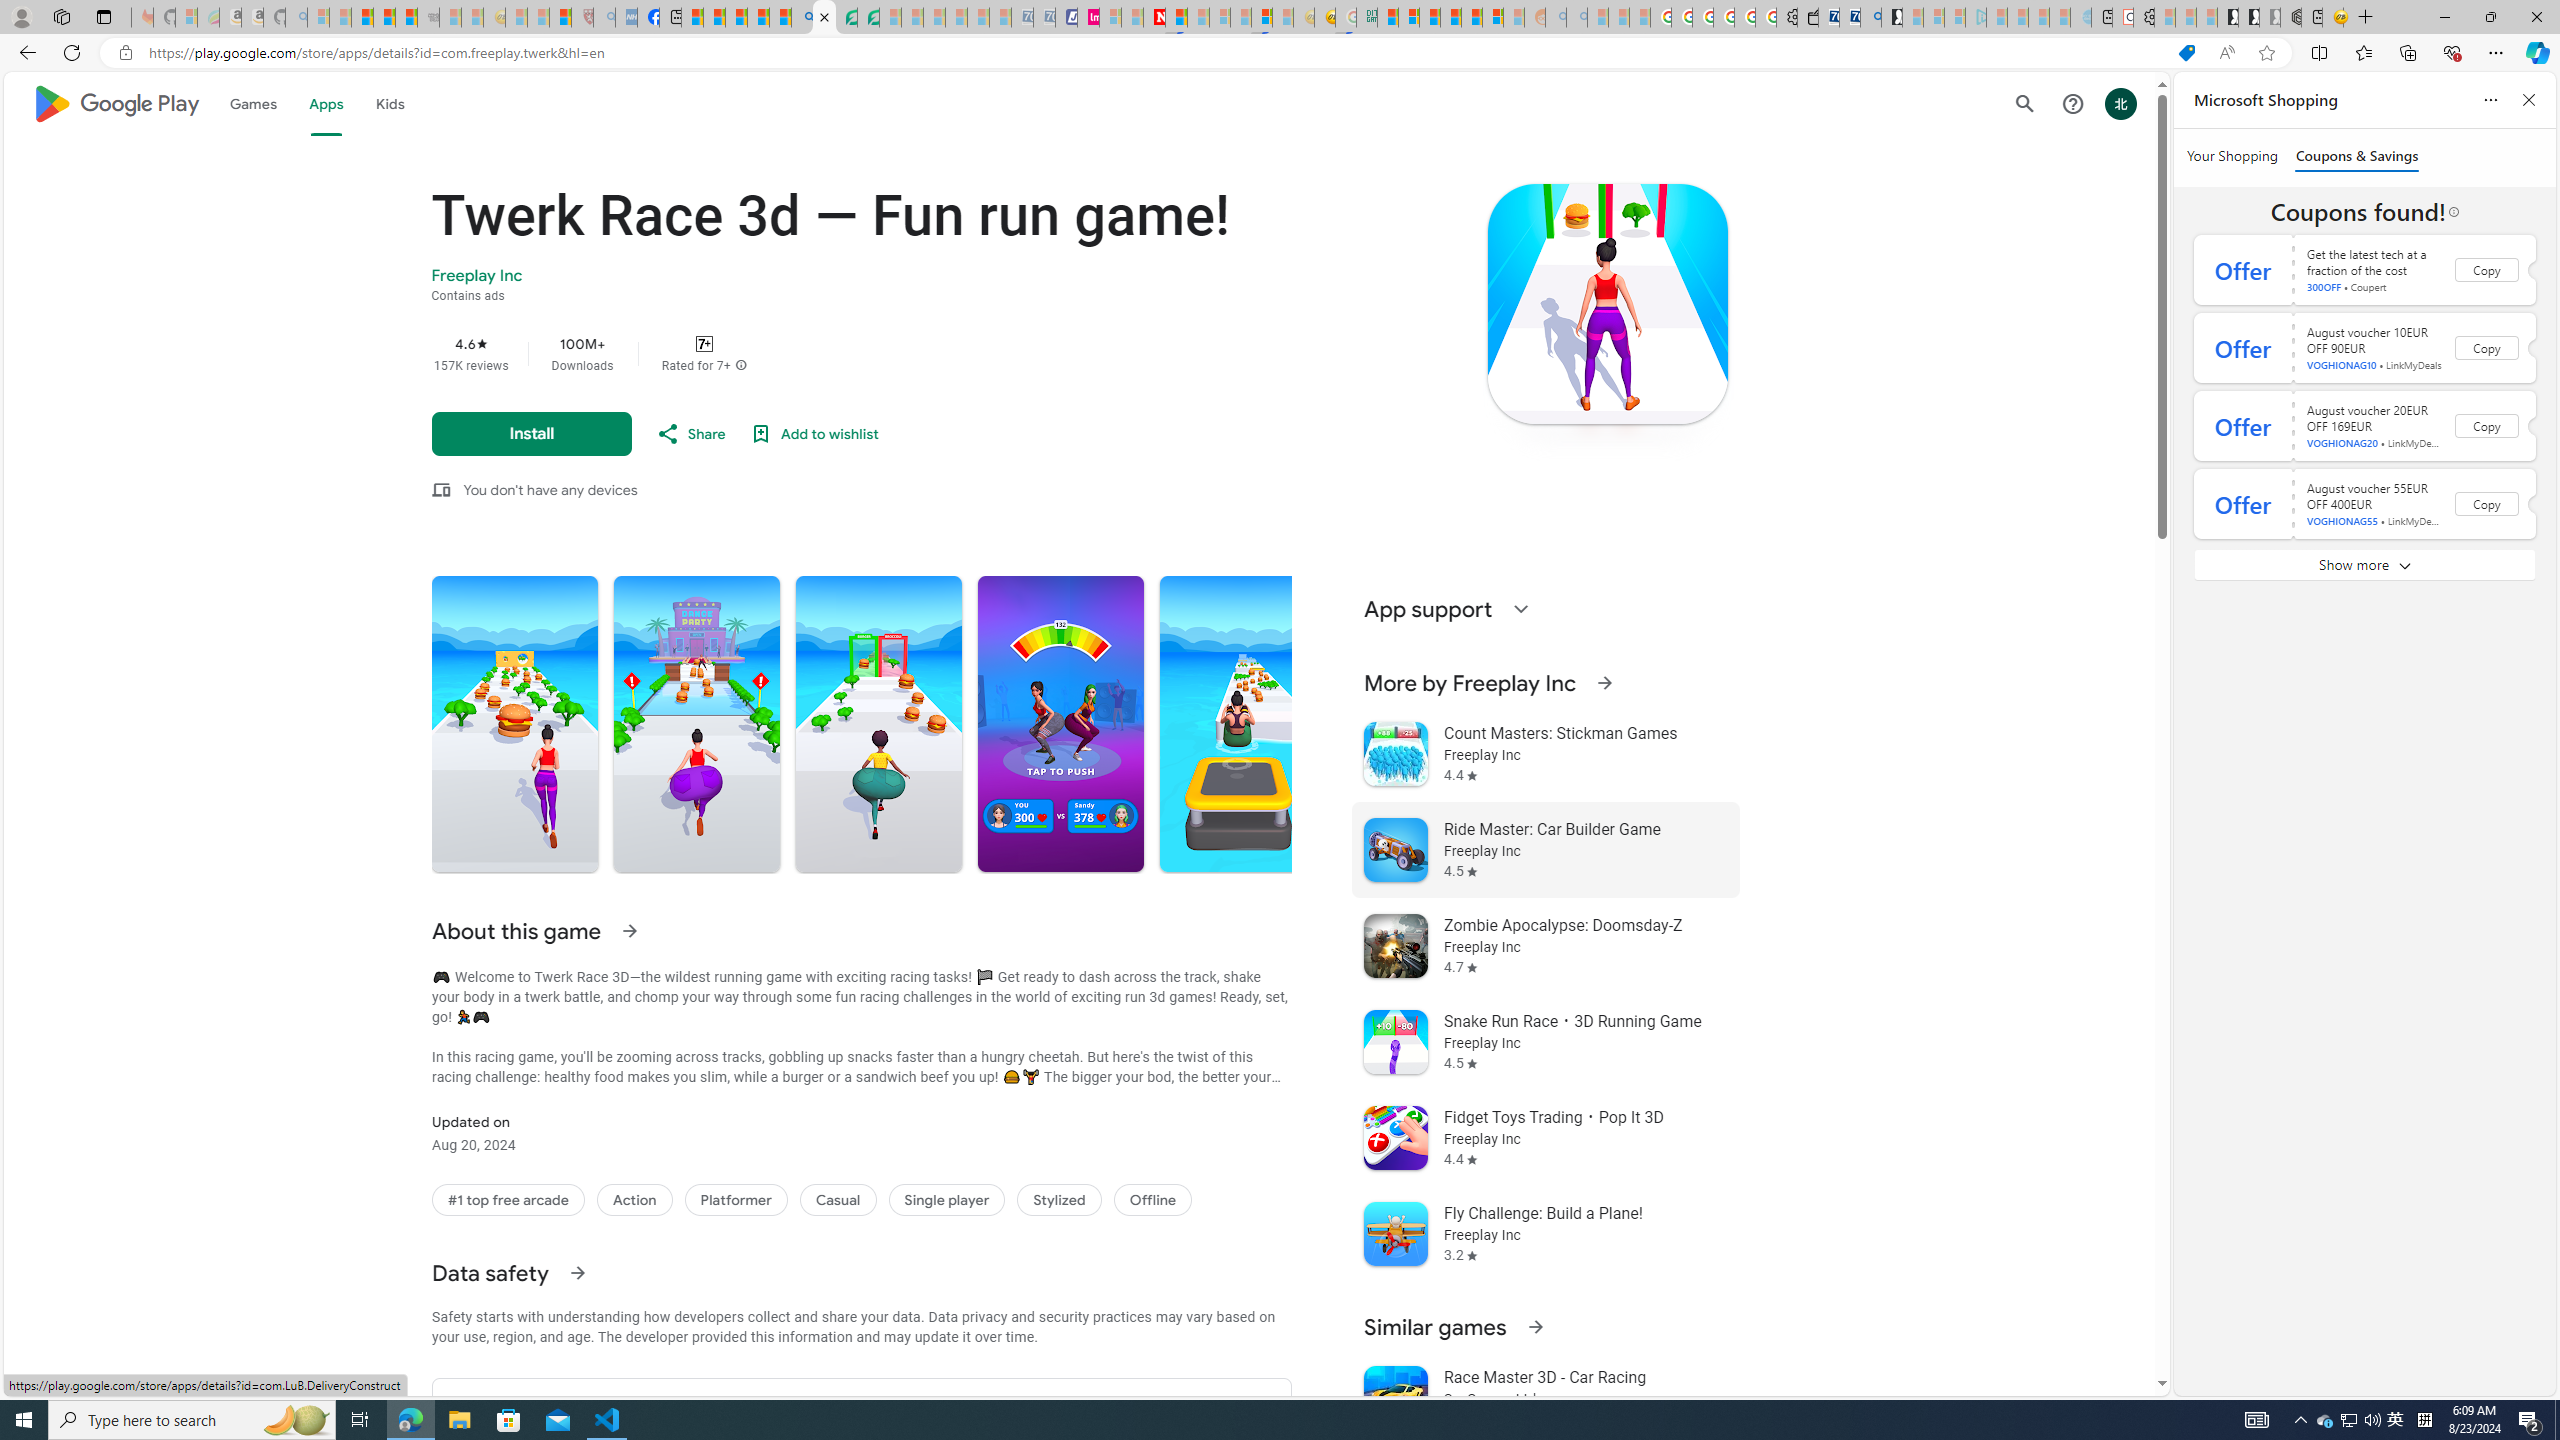 The height and width of the screenshot is (1440, 2560). Describe the element at coordinates (868, 16) in the screenshot. I see `'Microsoft Word - consumer-privacy address update 2.2021'` at that location.